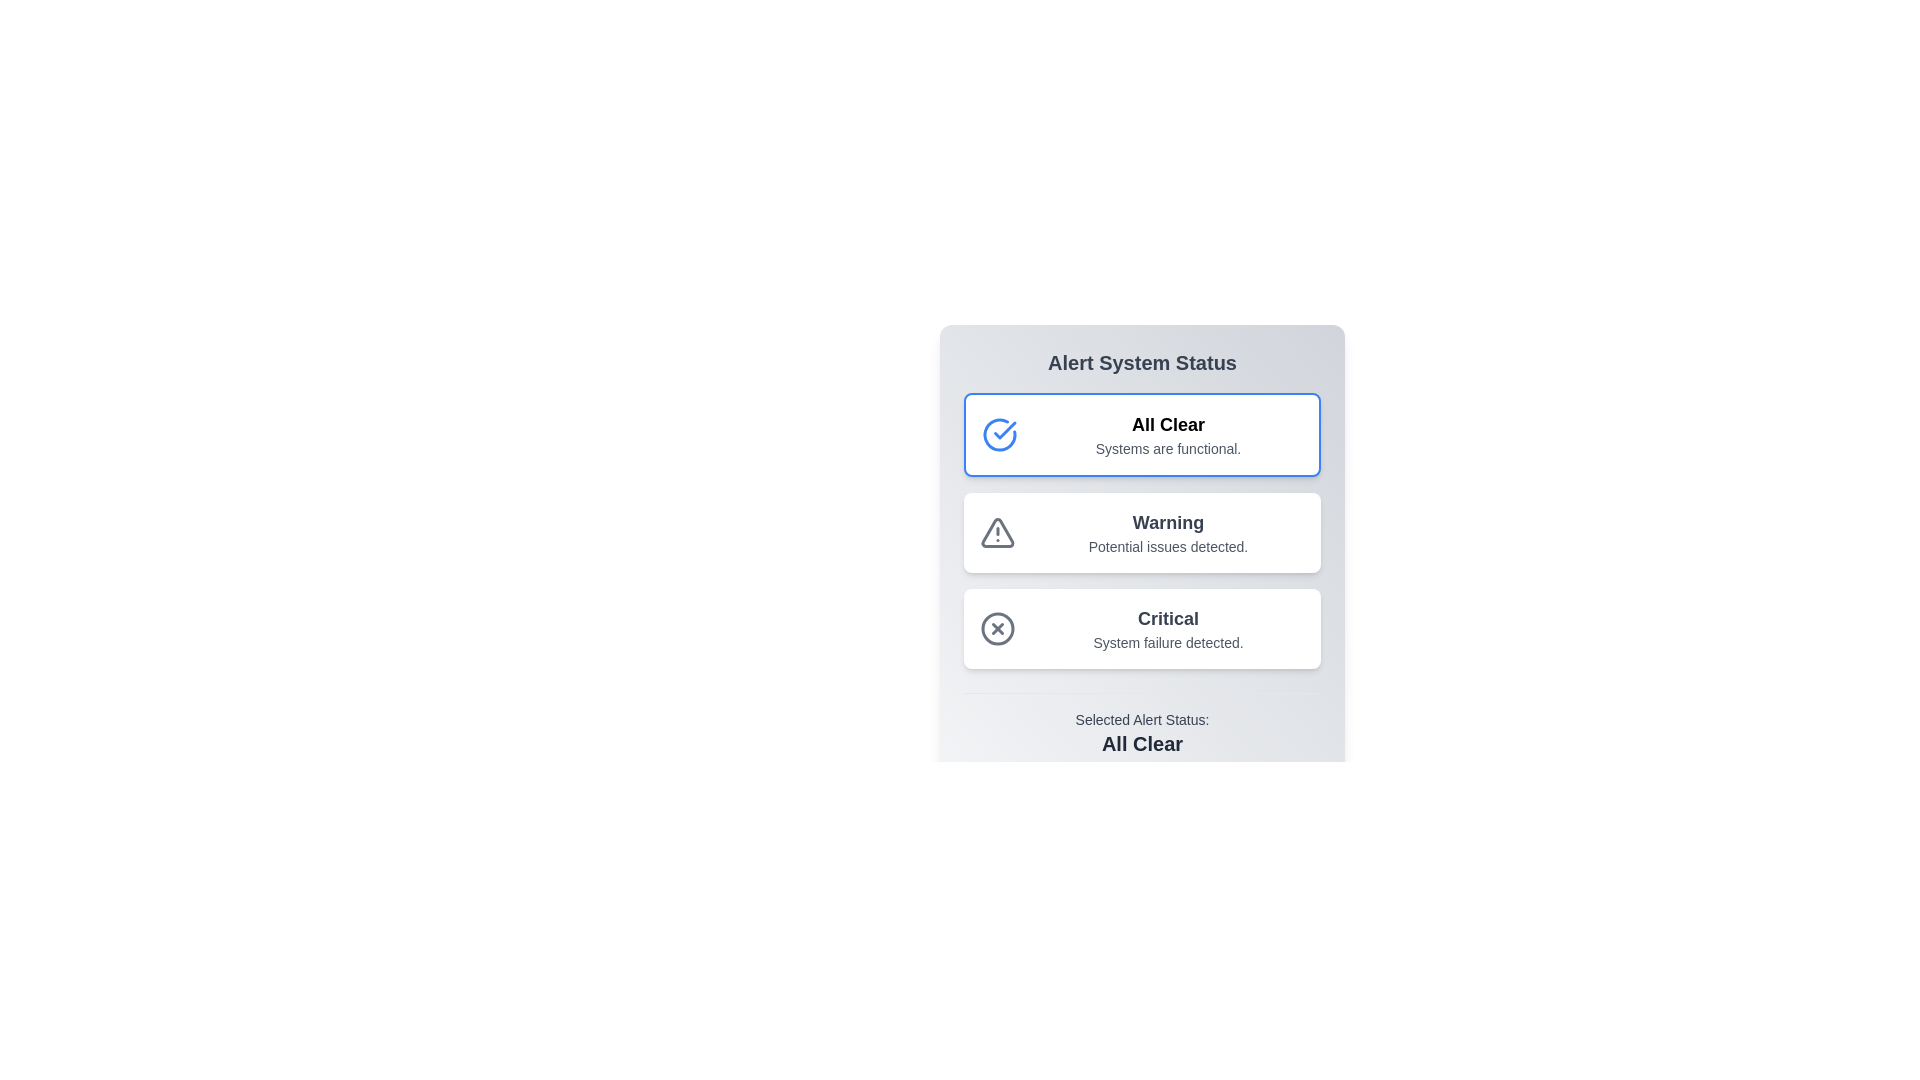 This screenshot has height=1080, width=1920. What do you see at coordinates (1142, 530) in the screenshot?
I see `the second selectable list item representing the alert status option to confirm the selection, which updates the user's alert status to 'Warning'` at bounding box center [1142, 530].